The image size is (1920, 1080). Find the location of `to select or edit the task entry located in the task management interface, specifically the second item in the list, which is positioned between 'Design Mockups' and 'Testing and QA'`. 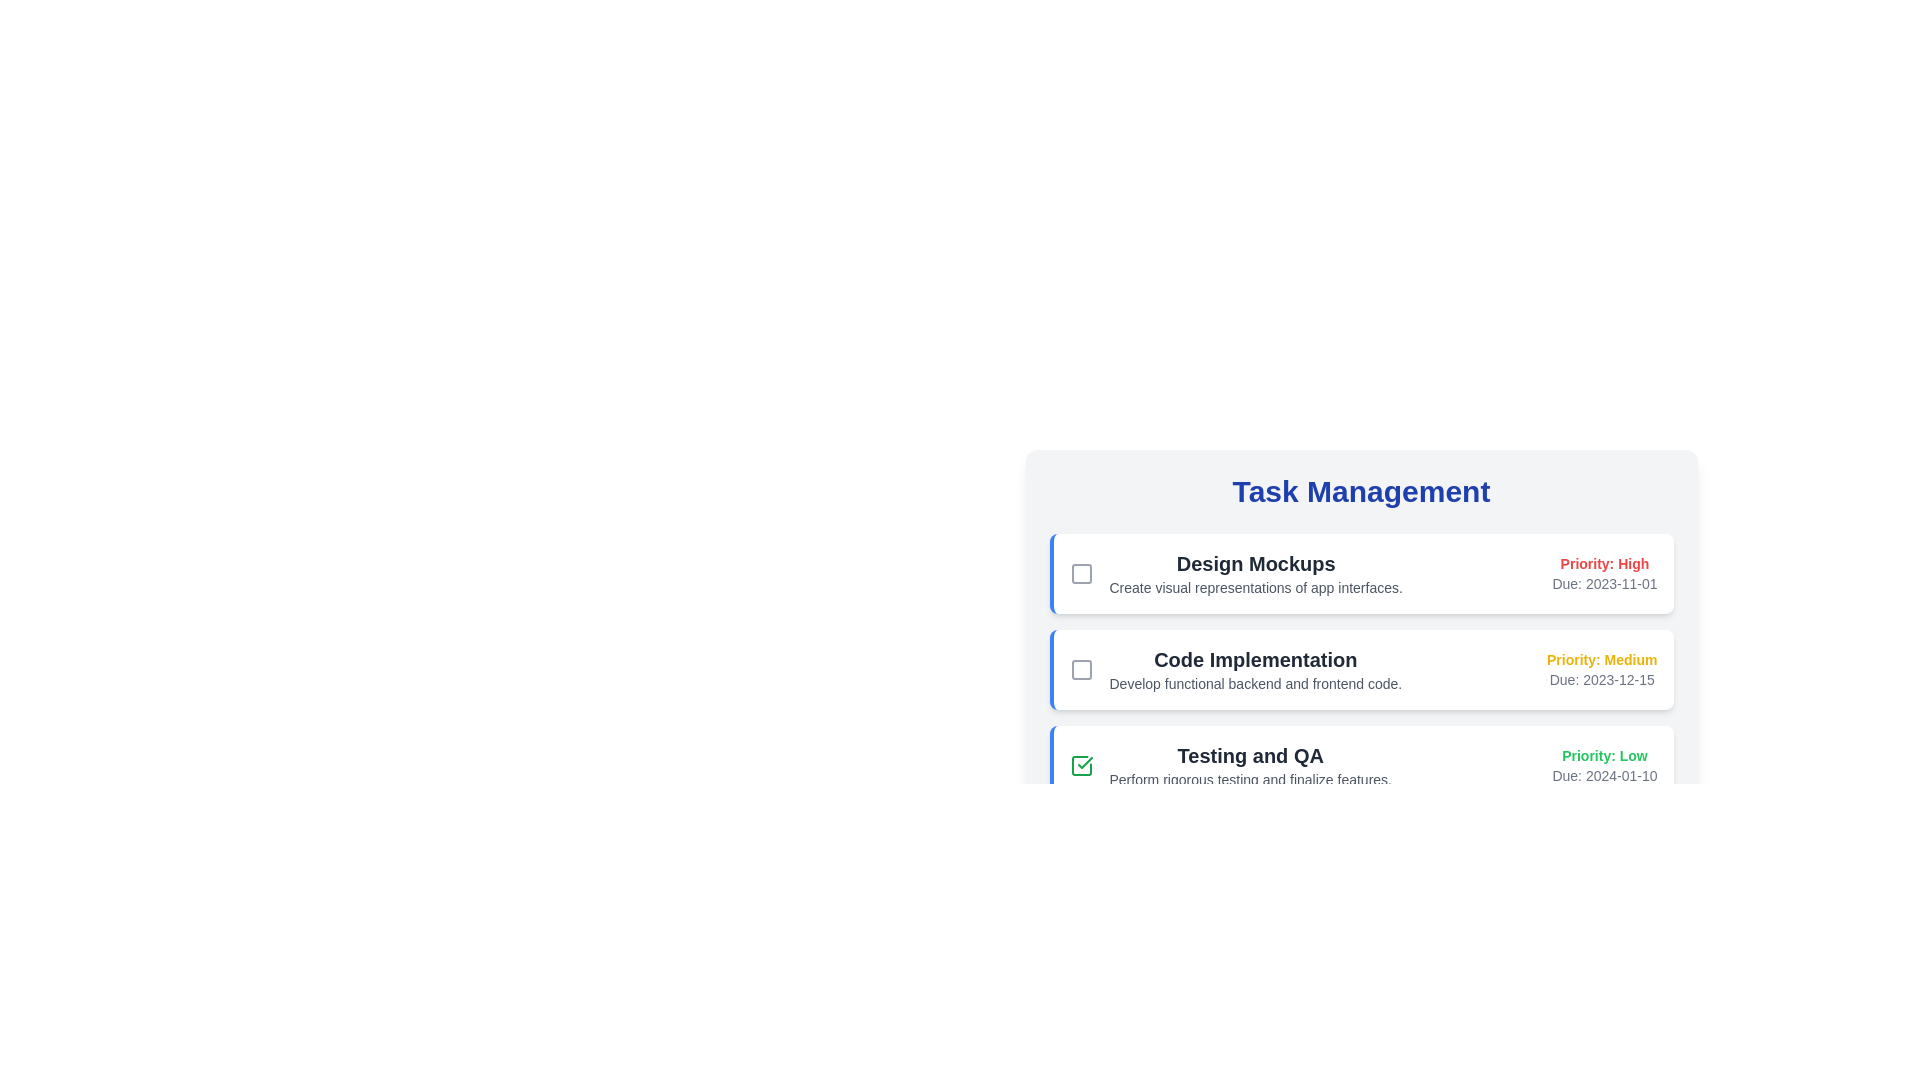

to select or edit the task entry located in the task management interface, specifically the second item in the list, which is positioned between 'Design Mockups' and 'Testing and QA' is located at coordinates (1254, 670).